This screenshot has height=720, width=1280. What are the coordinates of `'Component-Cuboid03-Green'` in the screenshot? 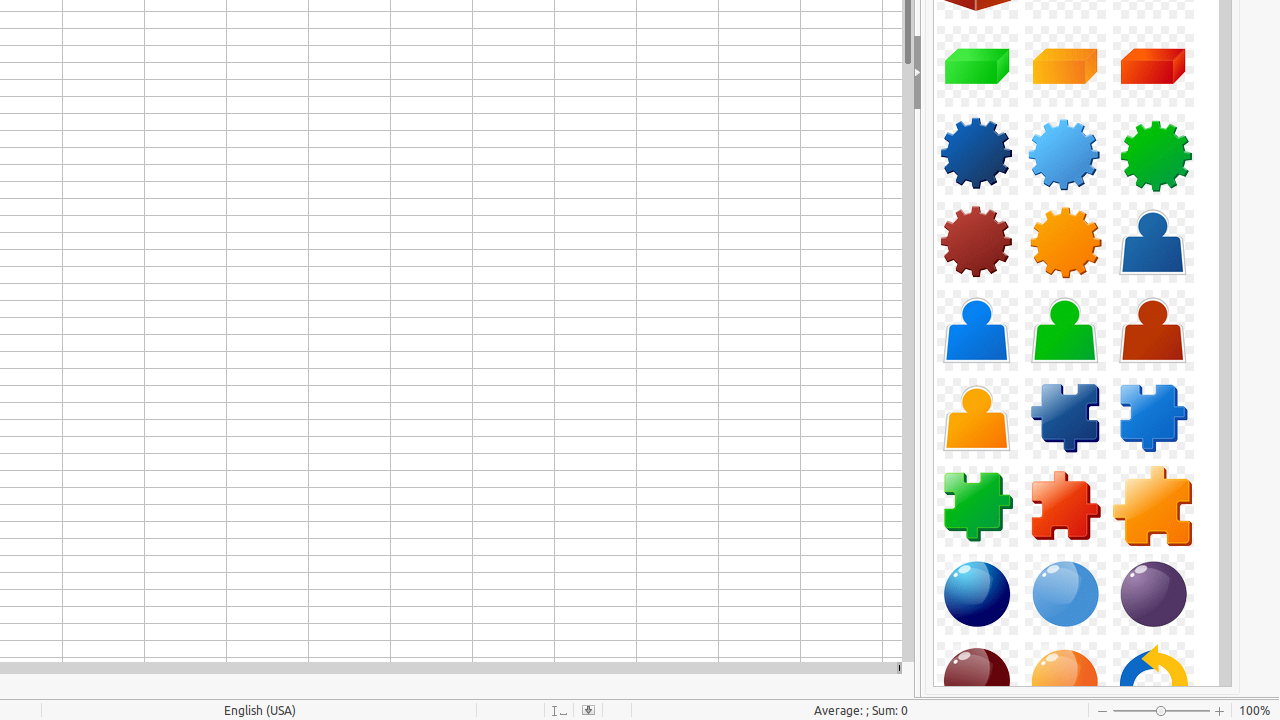 It's located at (977, 65).